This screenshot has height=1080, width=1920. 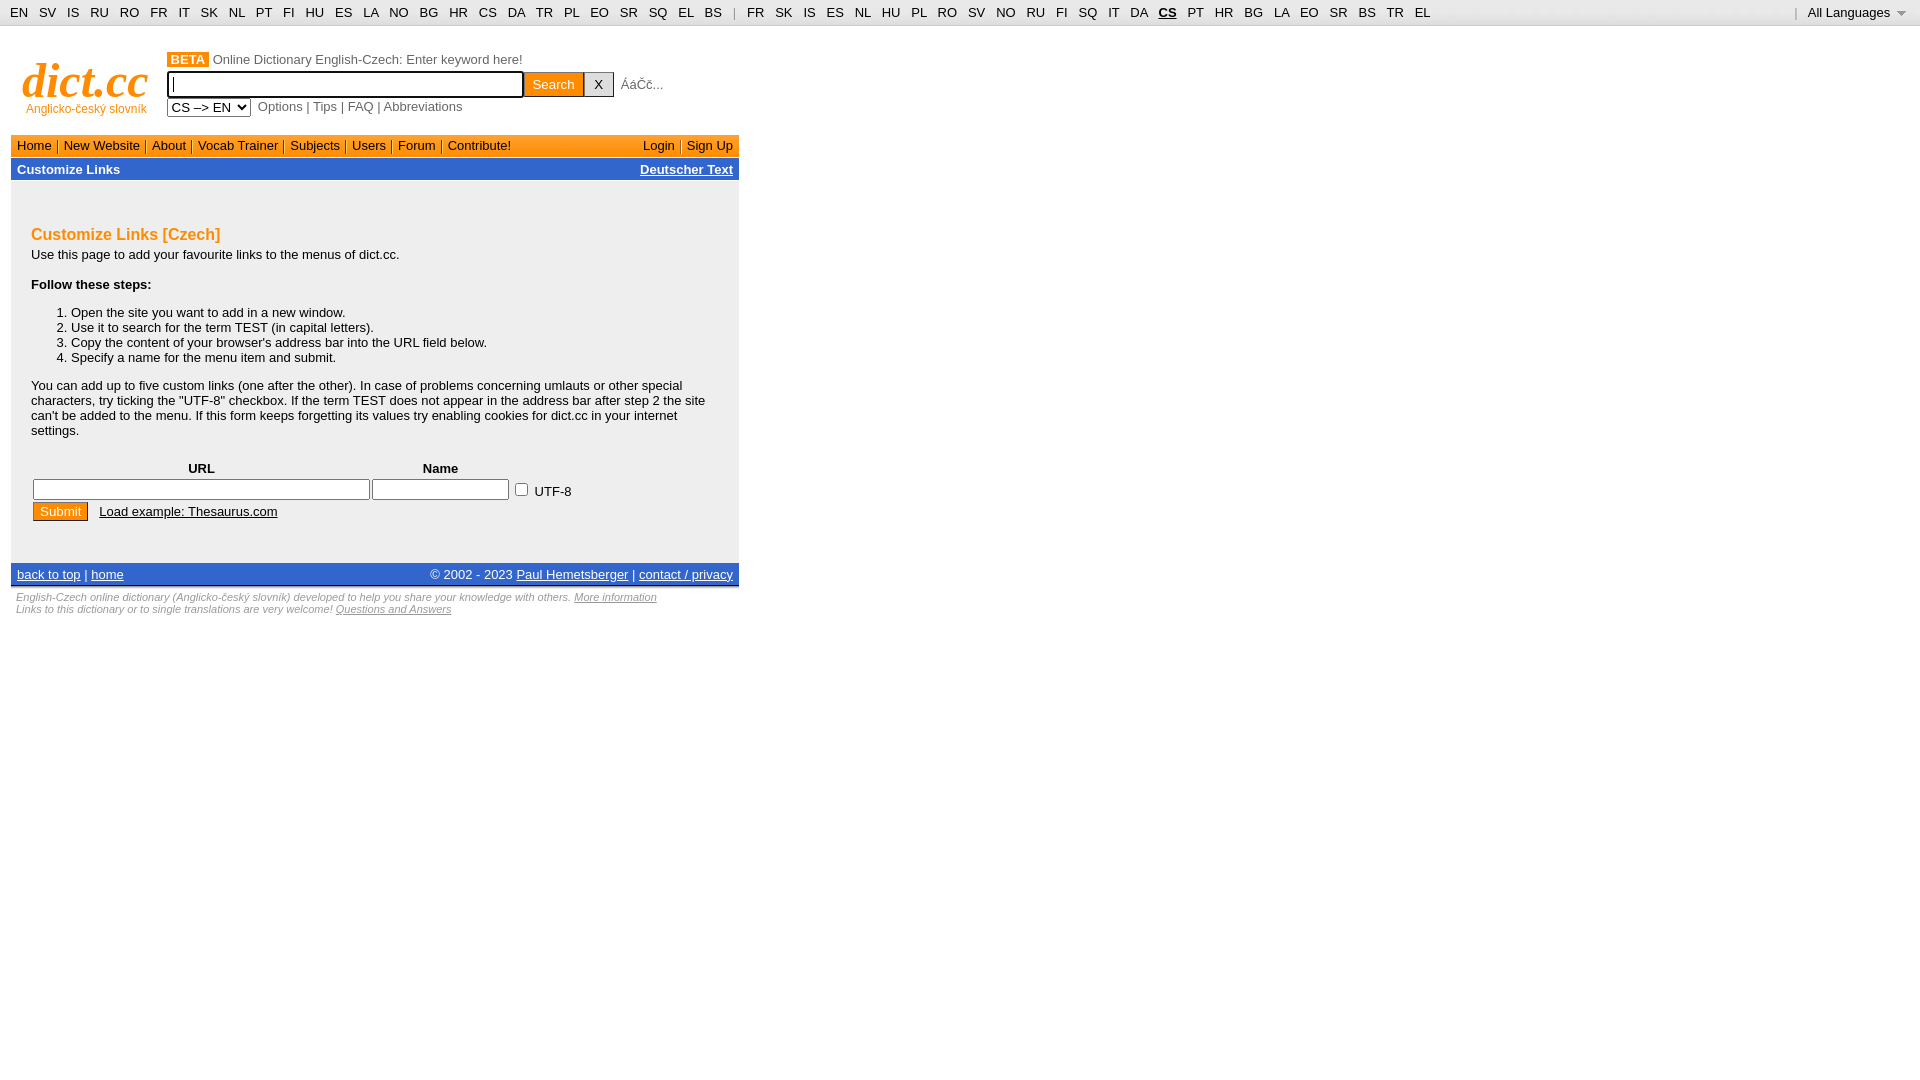 I want to click on 'EN', so click(x=19, y=12).